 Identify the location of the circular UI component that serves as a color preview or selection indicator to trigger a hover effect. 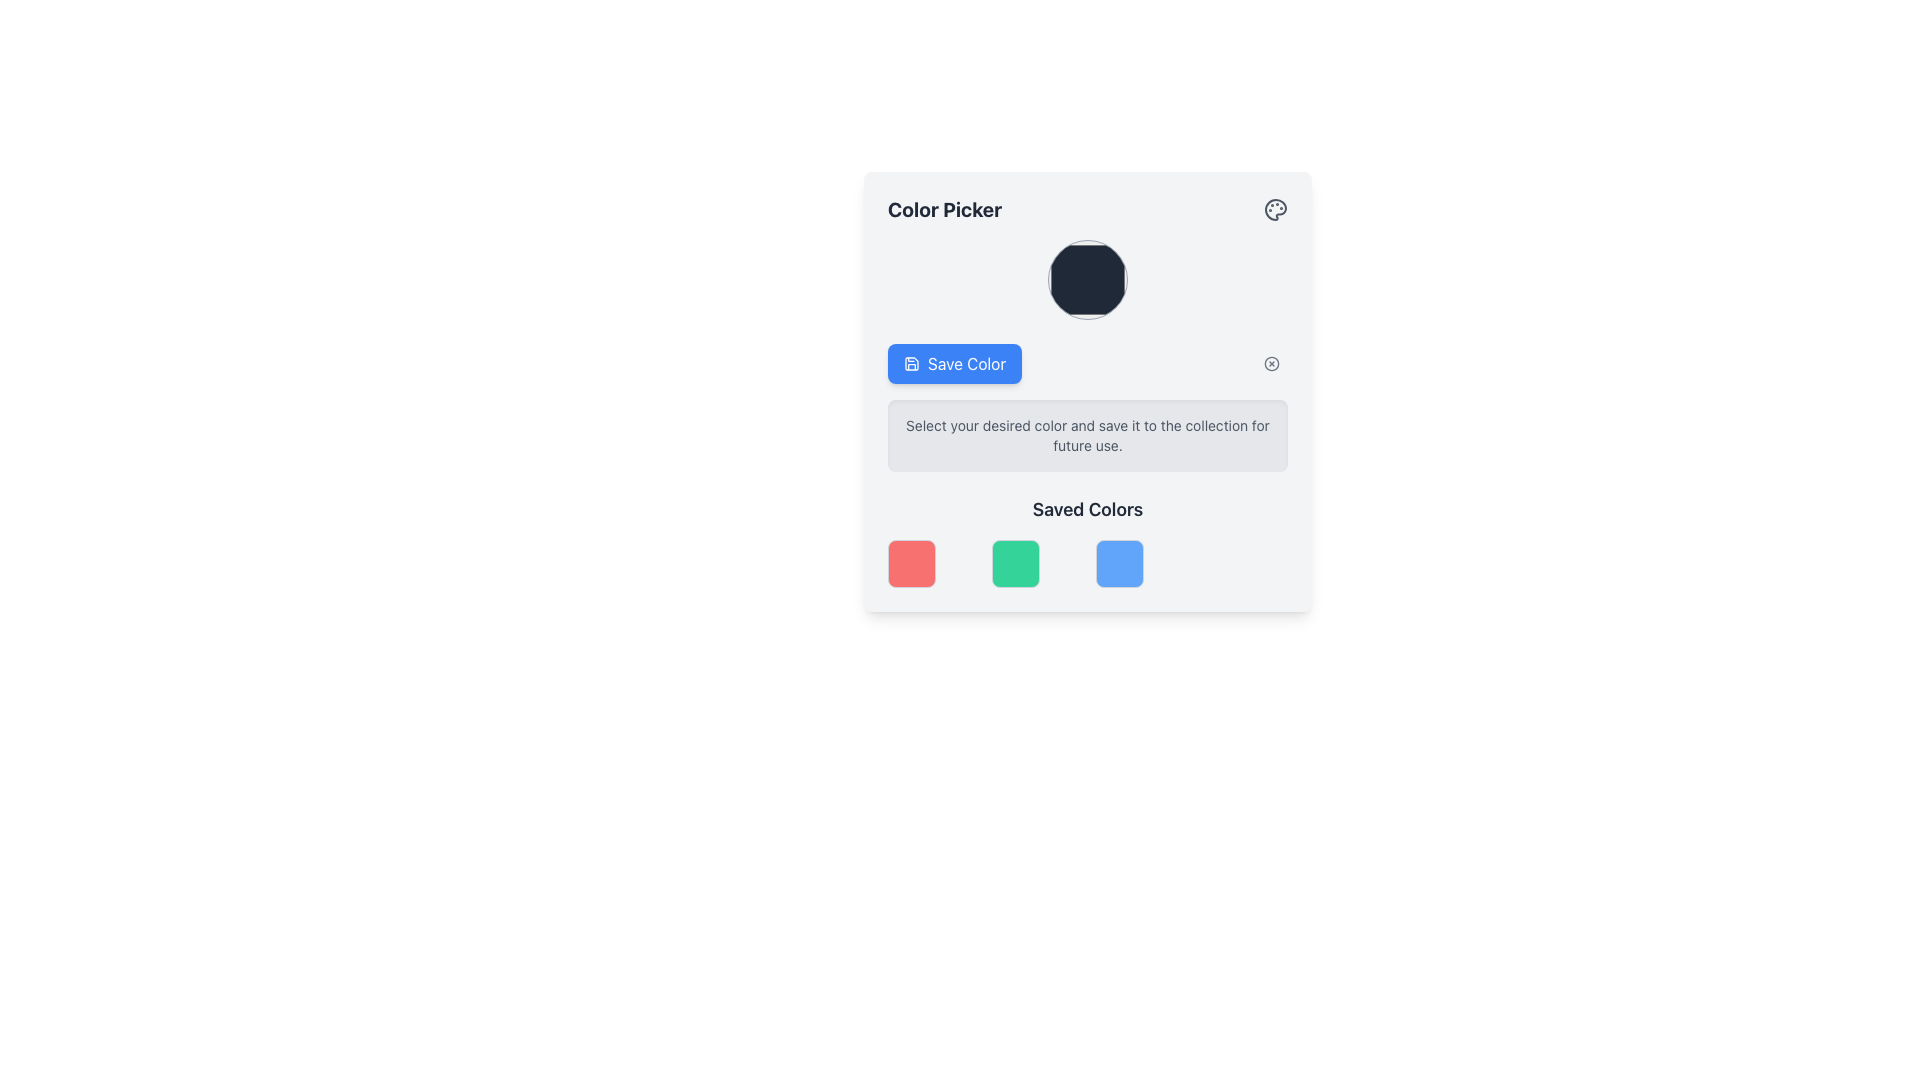
(1087, 280).